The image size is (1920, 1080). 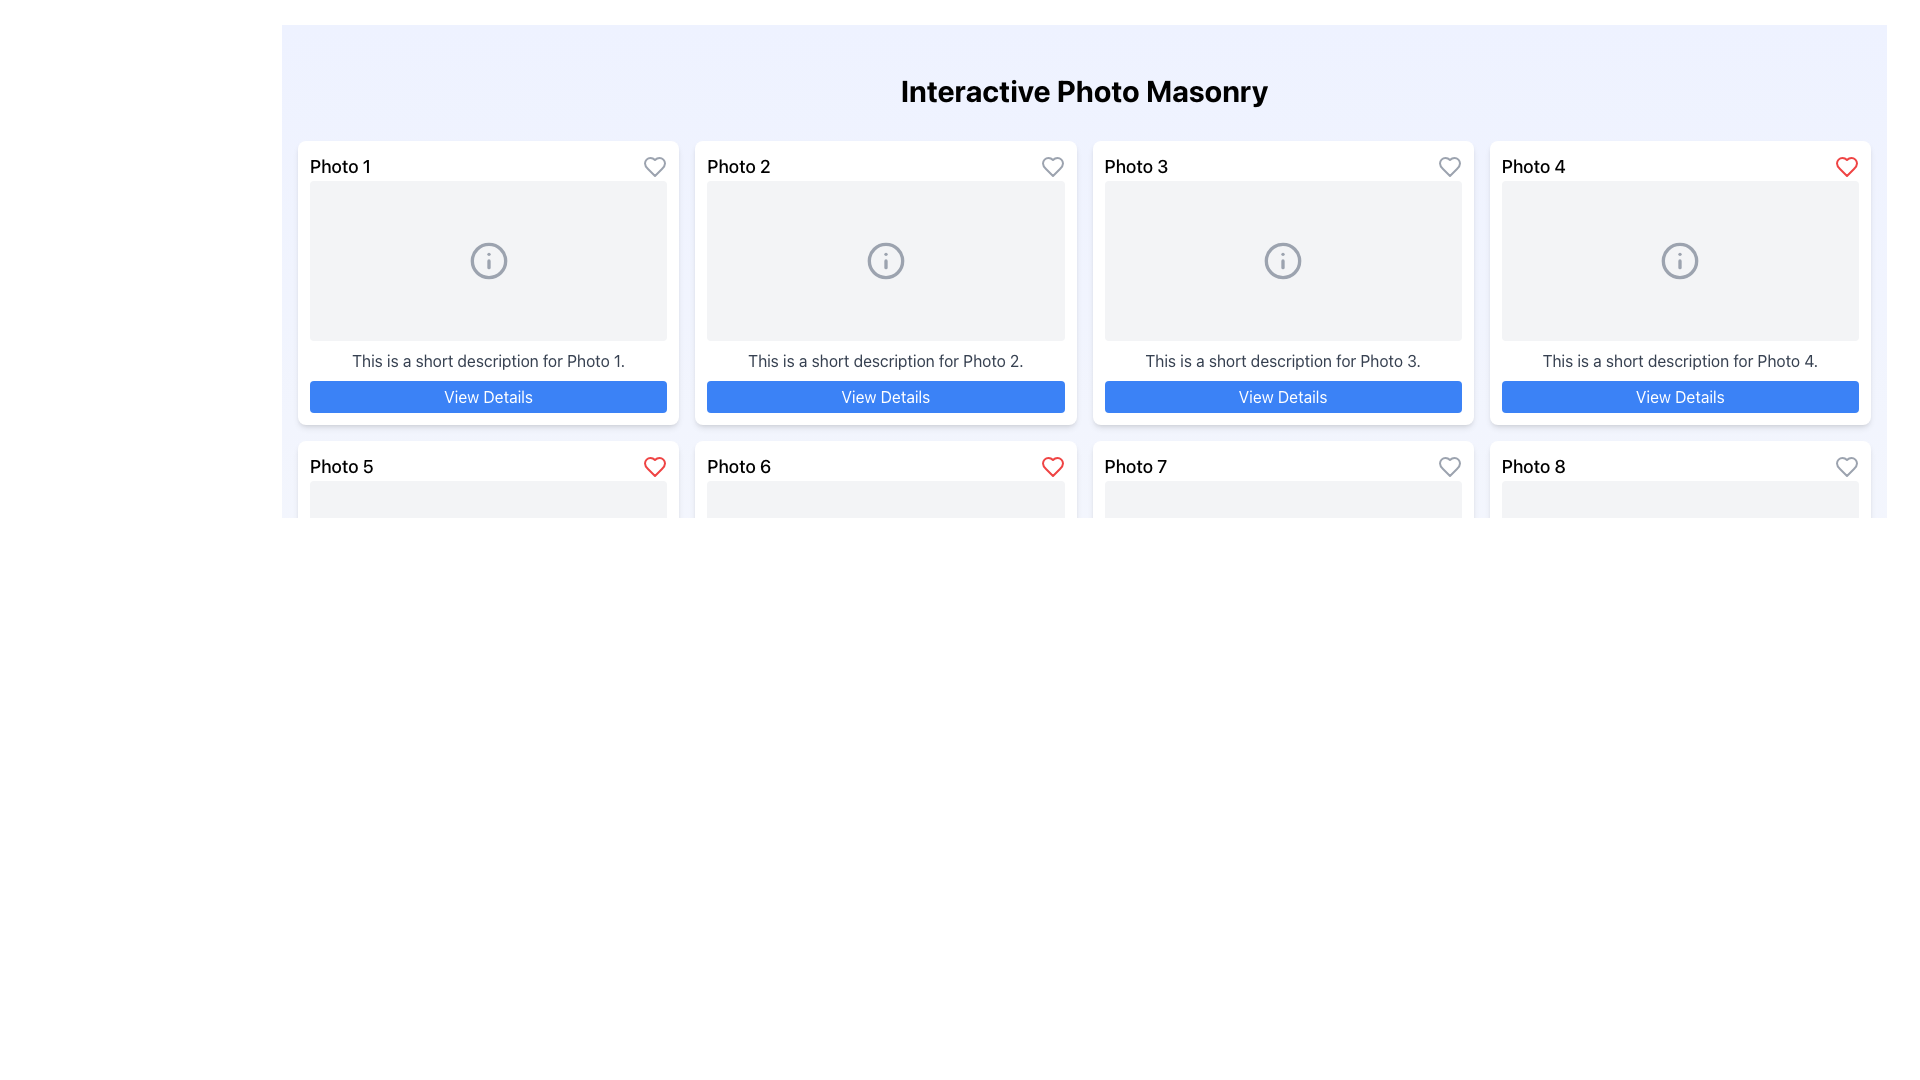 I want to click on the text label providing a description for 'Photo 1', located centrally beneath the image area and above the 'View Details' button, so click(x=488, y=361).